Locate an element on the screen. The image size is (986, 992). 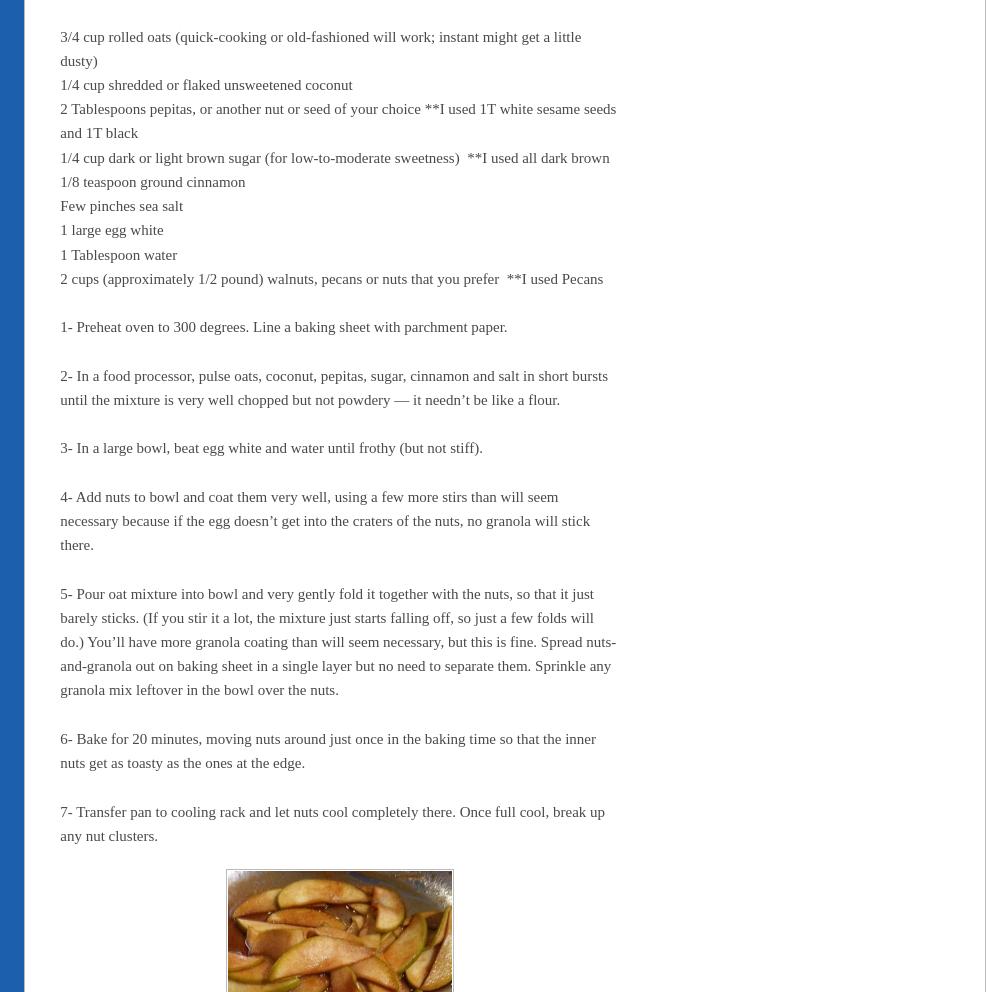
'1 large egg white' is located at coordinates (111, 230).